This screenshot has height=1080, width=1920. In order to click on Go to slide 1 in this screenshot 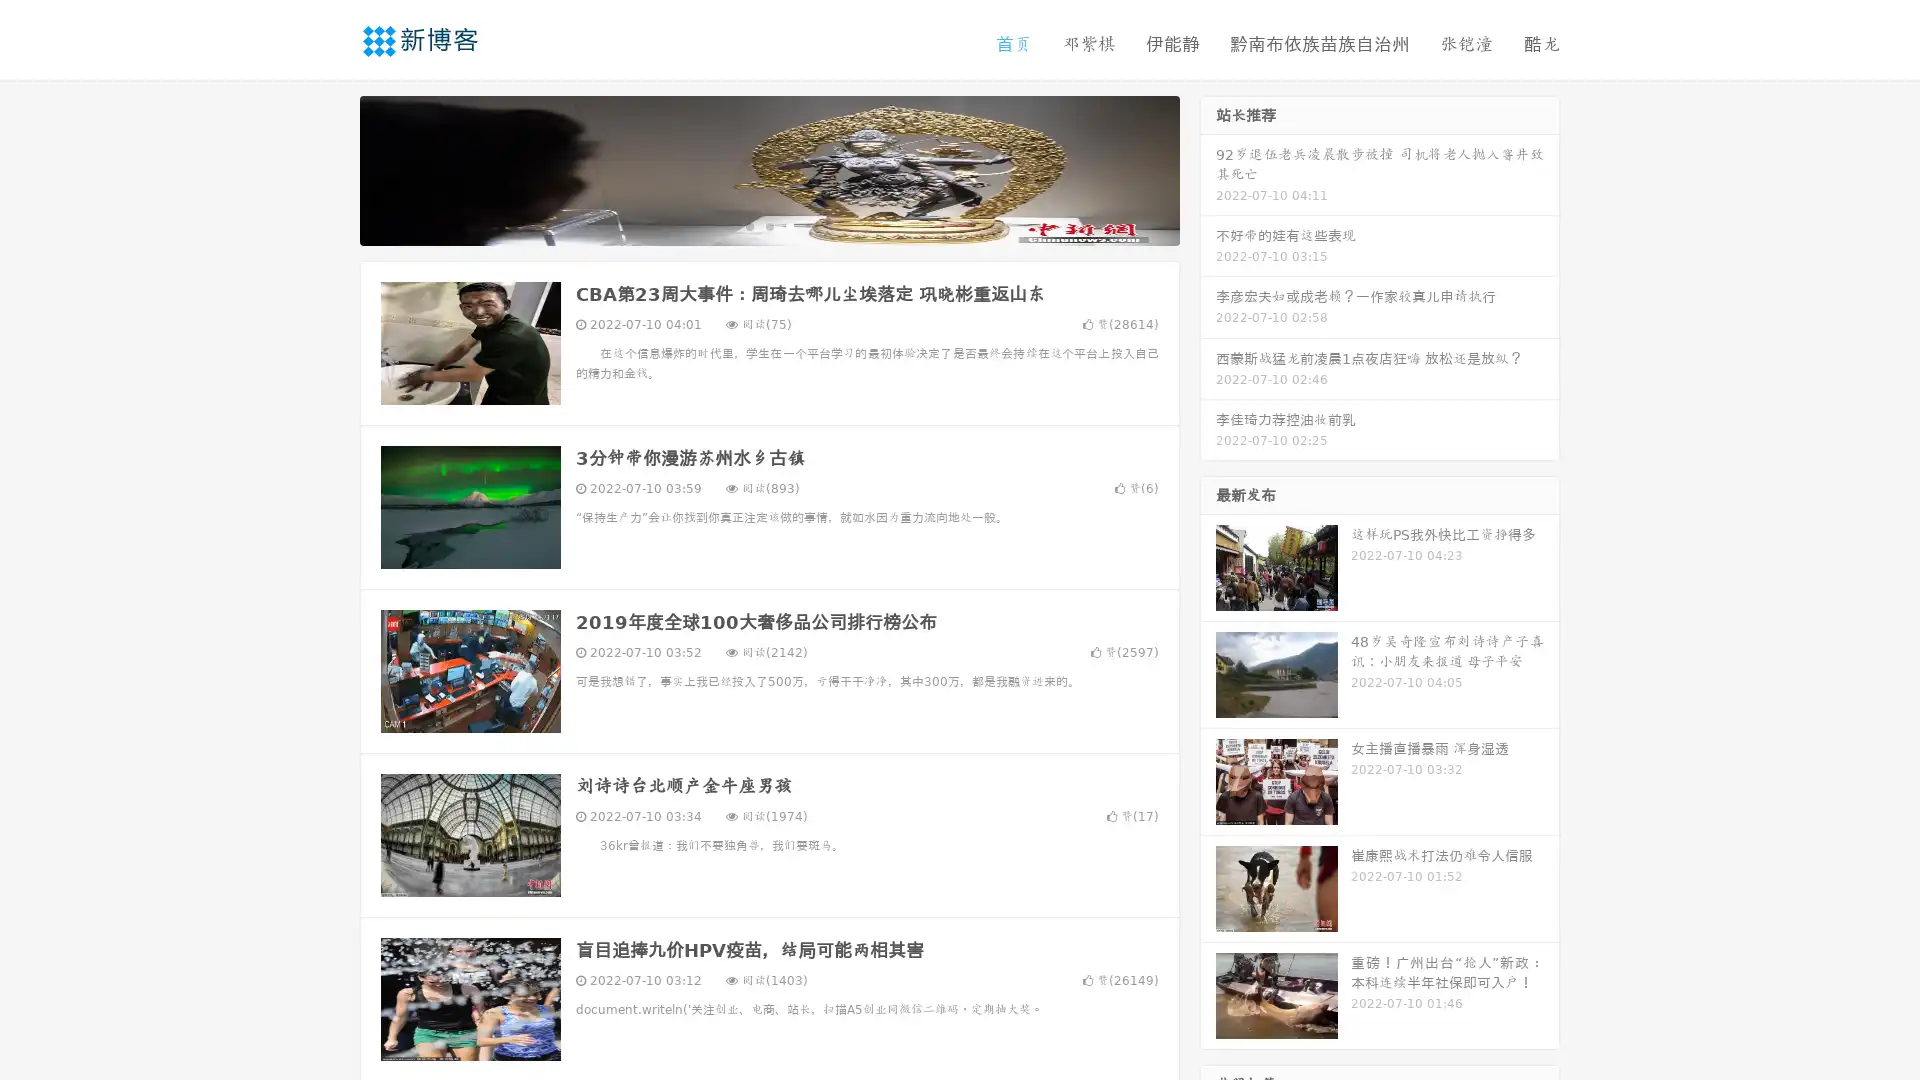, I will do `click(748, 225)`.